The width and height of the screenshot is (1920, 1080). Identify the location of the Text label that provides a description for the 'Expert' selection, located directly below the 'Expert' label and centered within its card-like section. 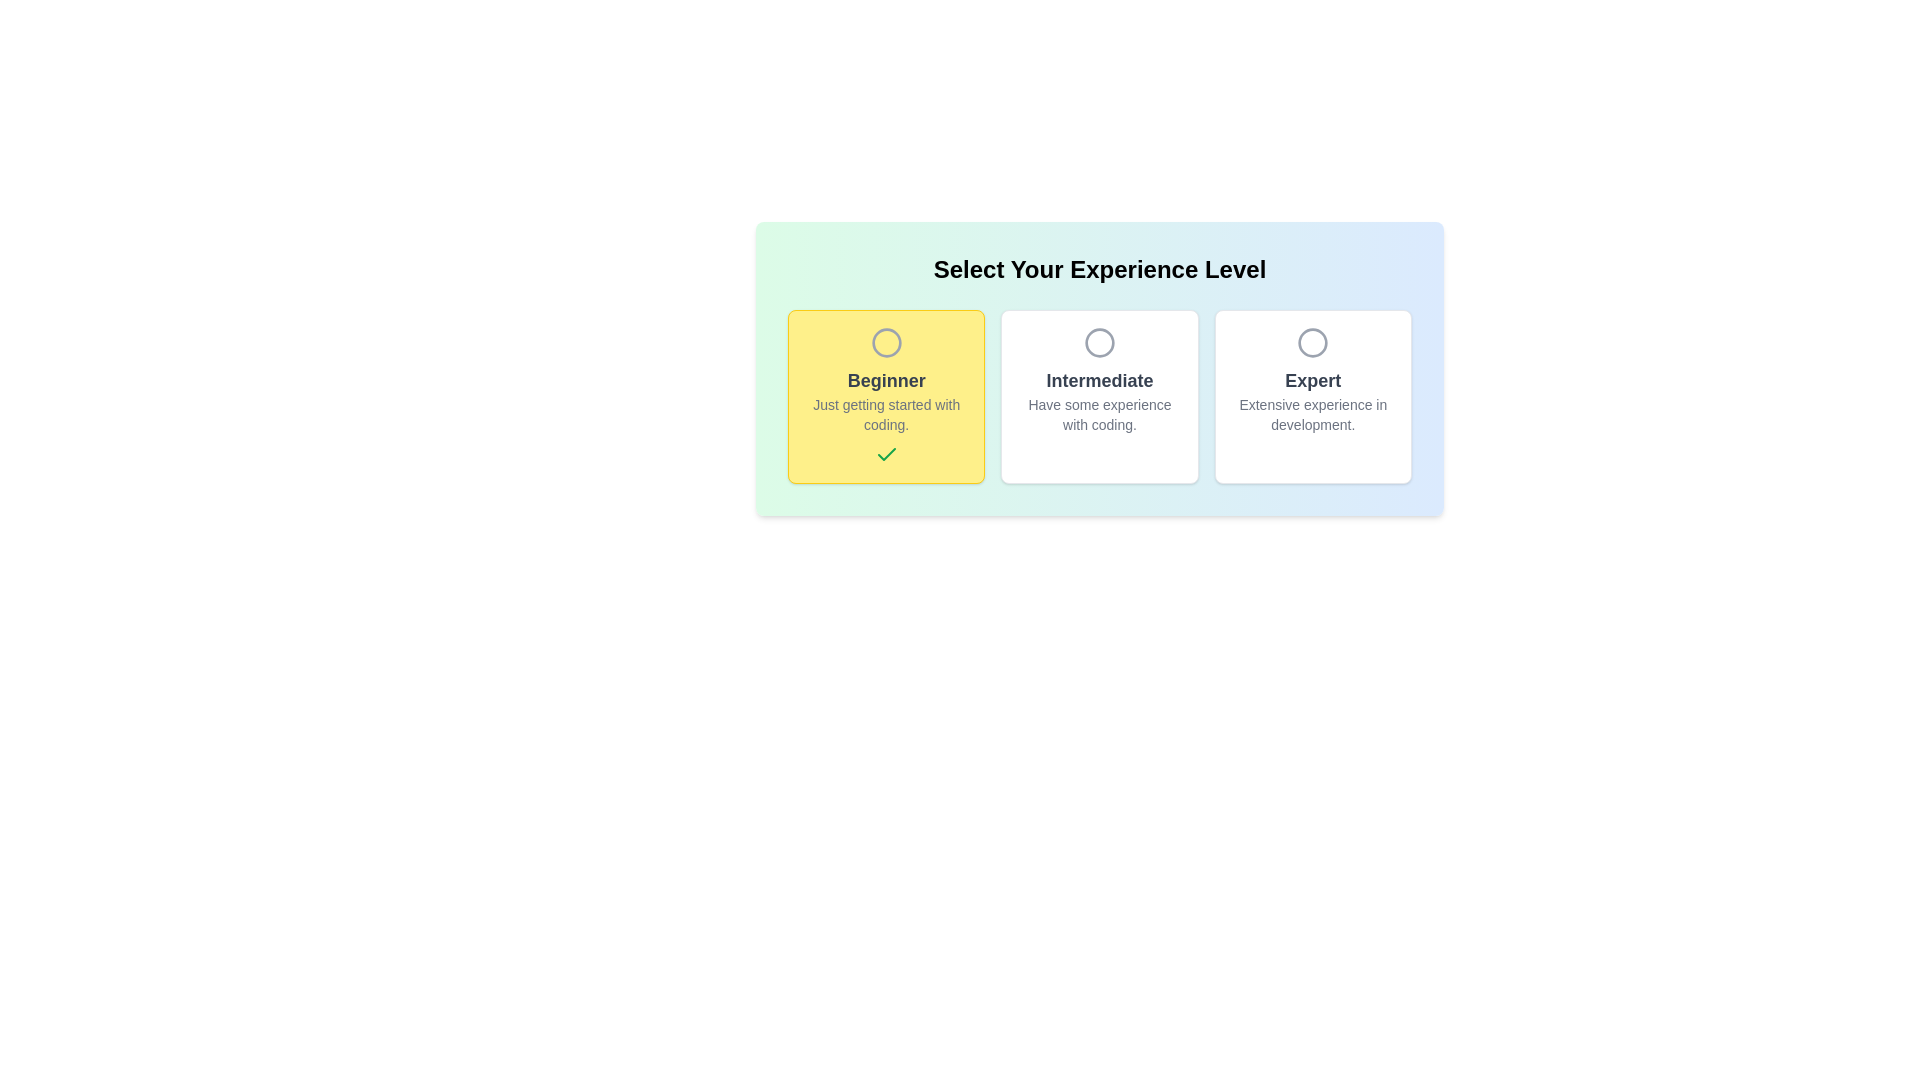
(1313, 414).